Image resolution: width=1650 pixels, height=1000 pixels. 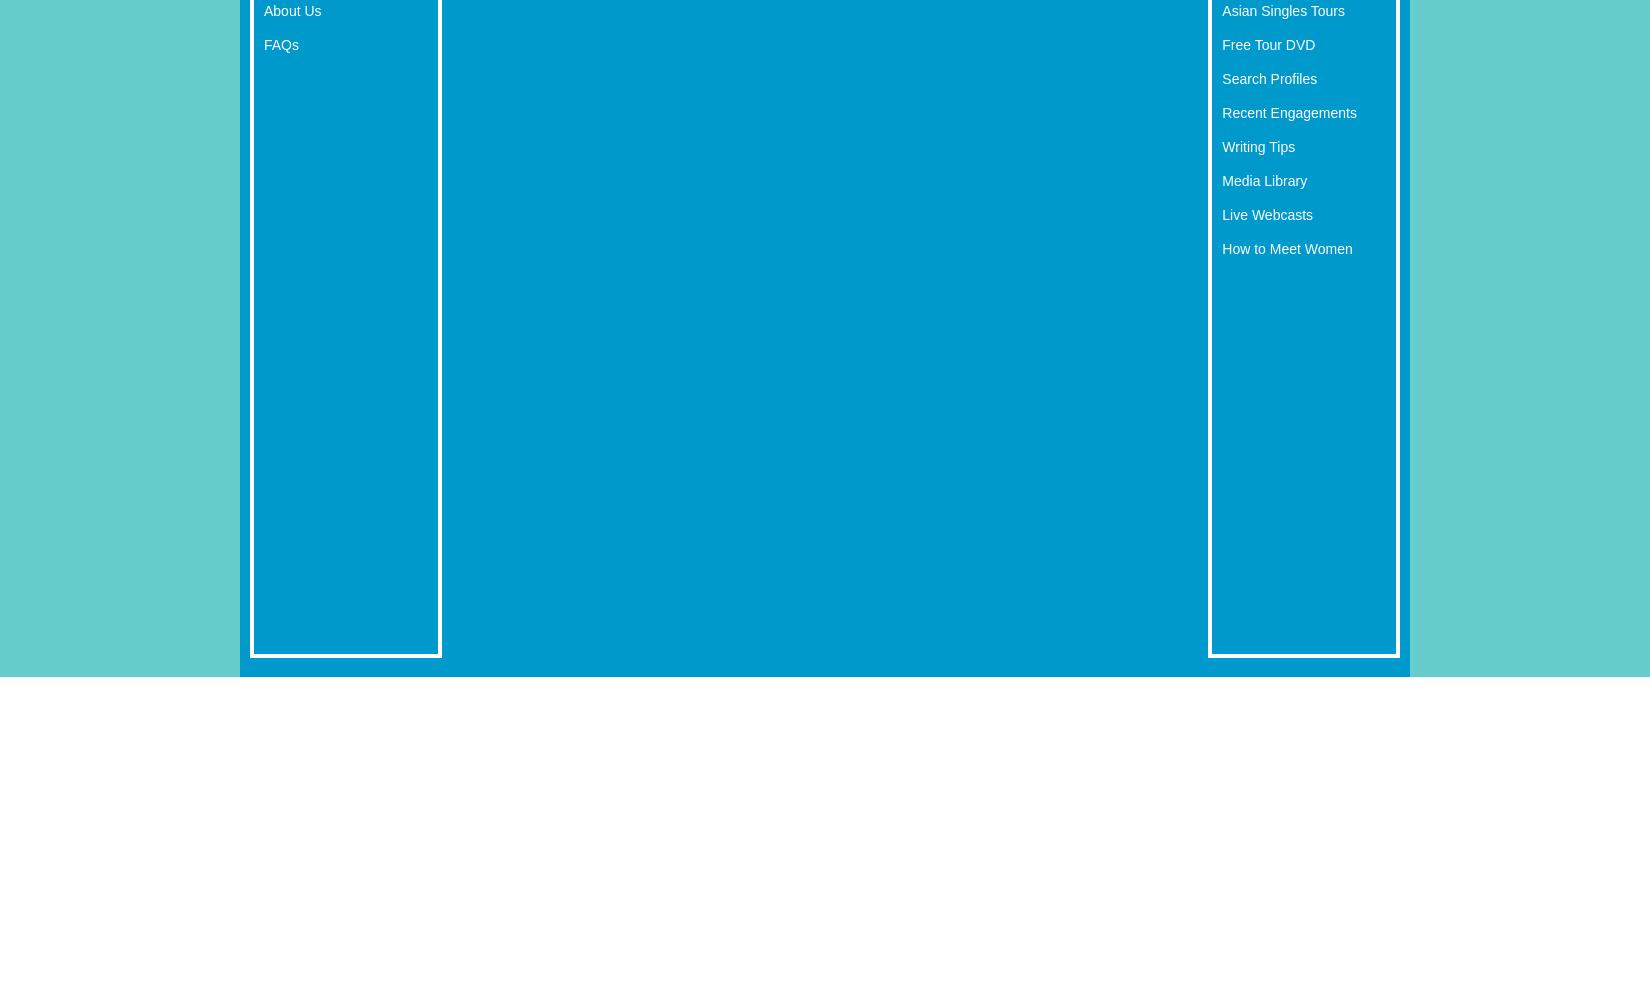 What do you see at coordinates (264, 44) in the screenshot?
I see `'FAQs'` at bounding box center [264, 44].